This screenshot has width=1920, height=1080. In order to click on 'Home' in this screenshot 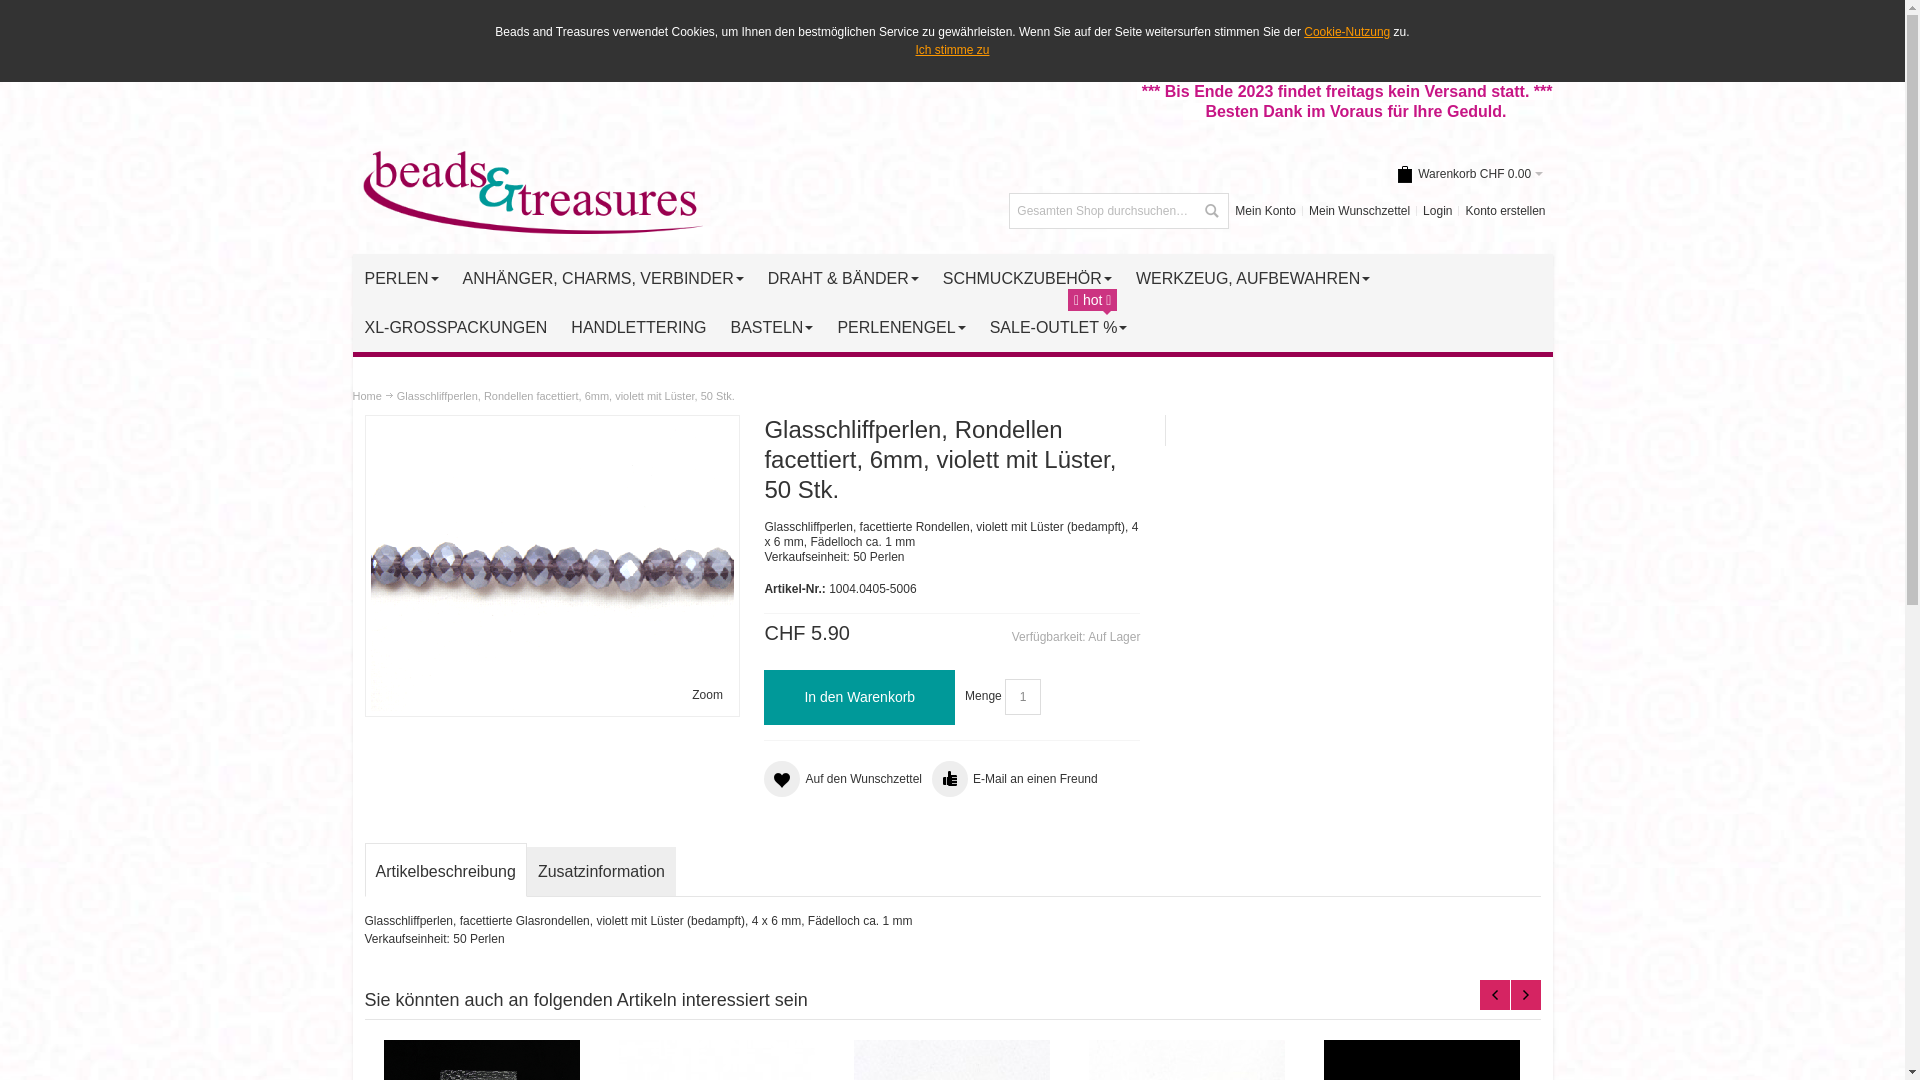, I will do `click(366, 396)`.